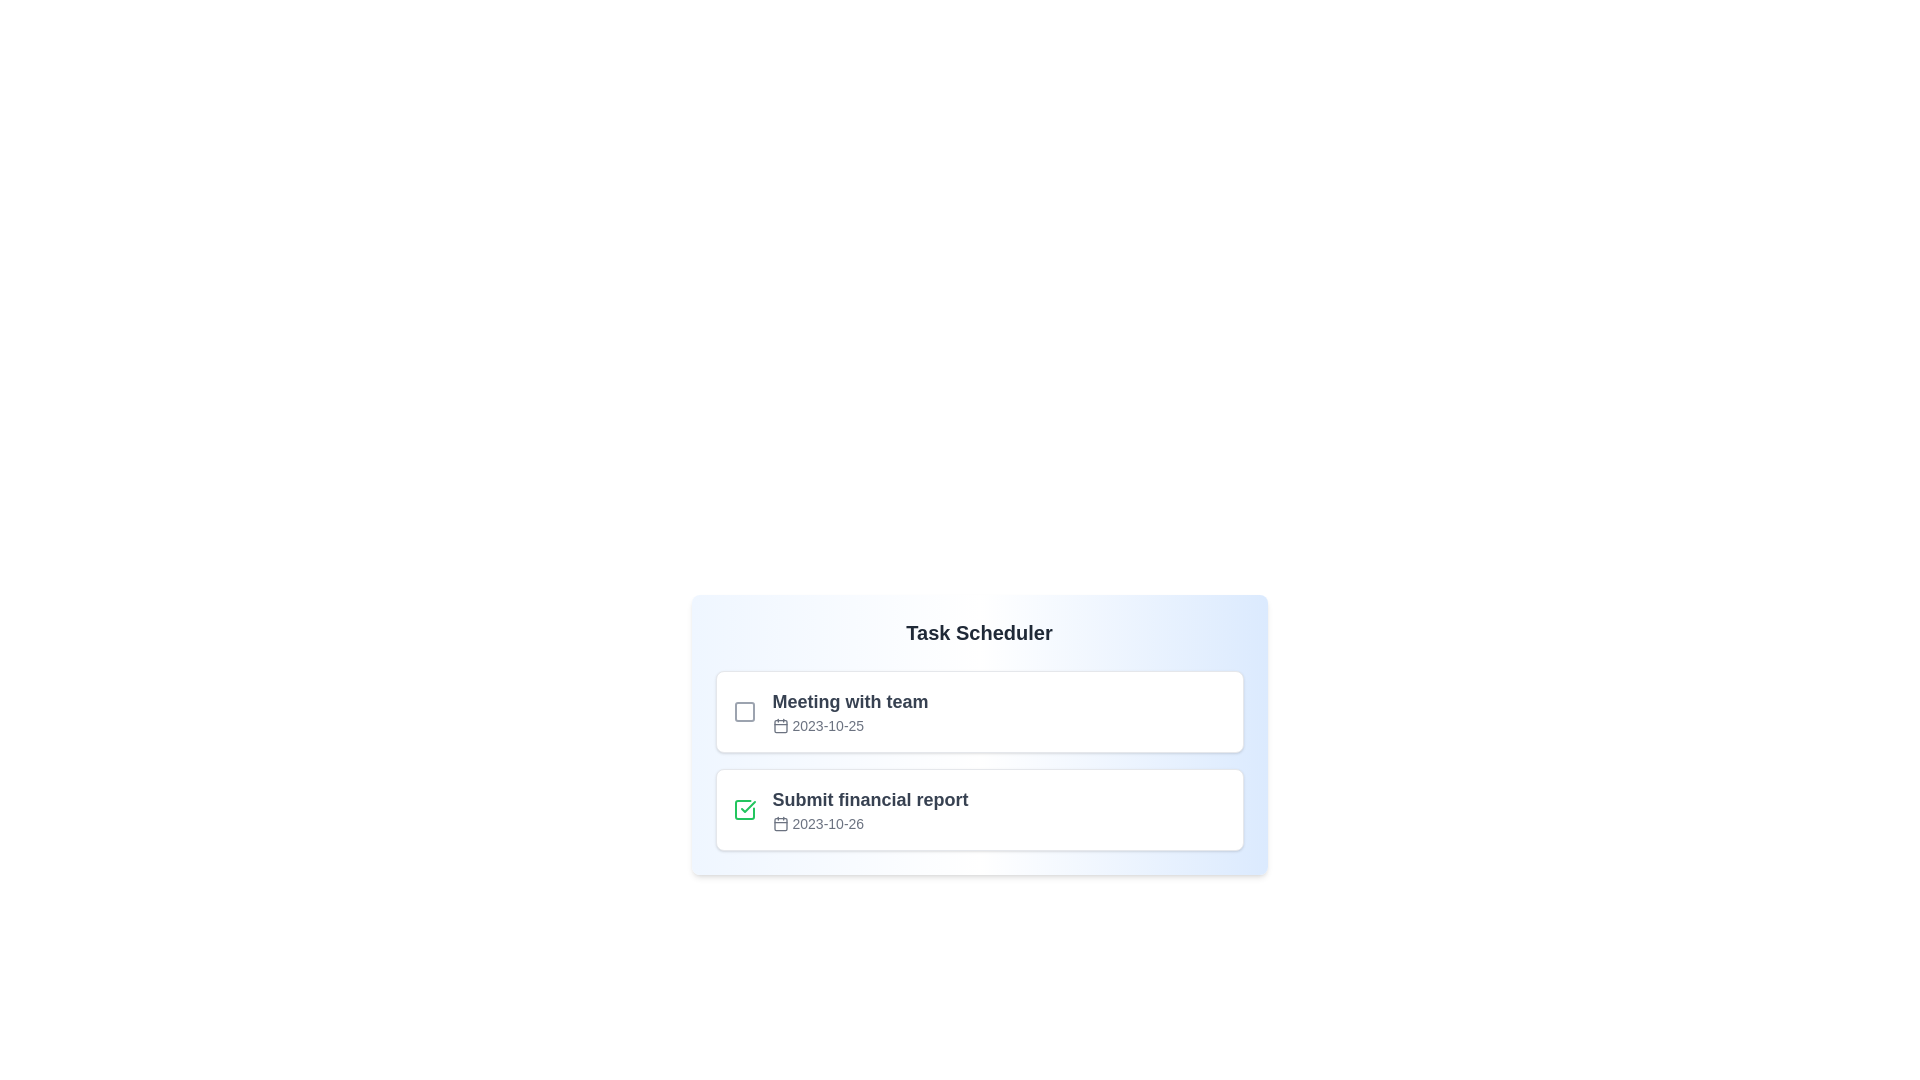  What do you see at coordinates (743, 711) in the screenshot?
I see `the checkbox at the top-left corner of the card for the 'Meeting with team' task` at bounding box center [743, 711].